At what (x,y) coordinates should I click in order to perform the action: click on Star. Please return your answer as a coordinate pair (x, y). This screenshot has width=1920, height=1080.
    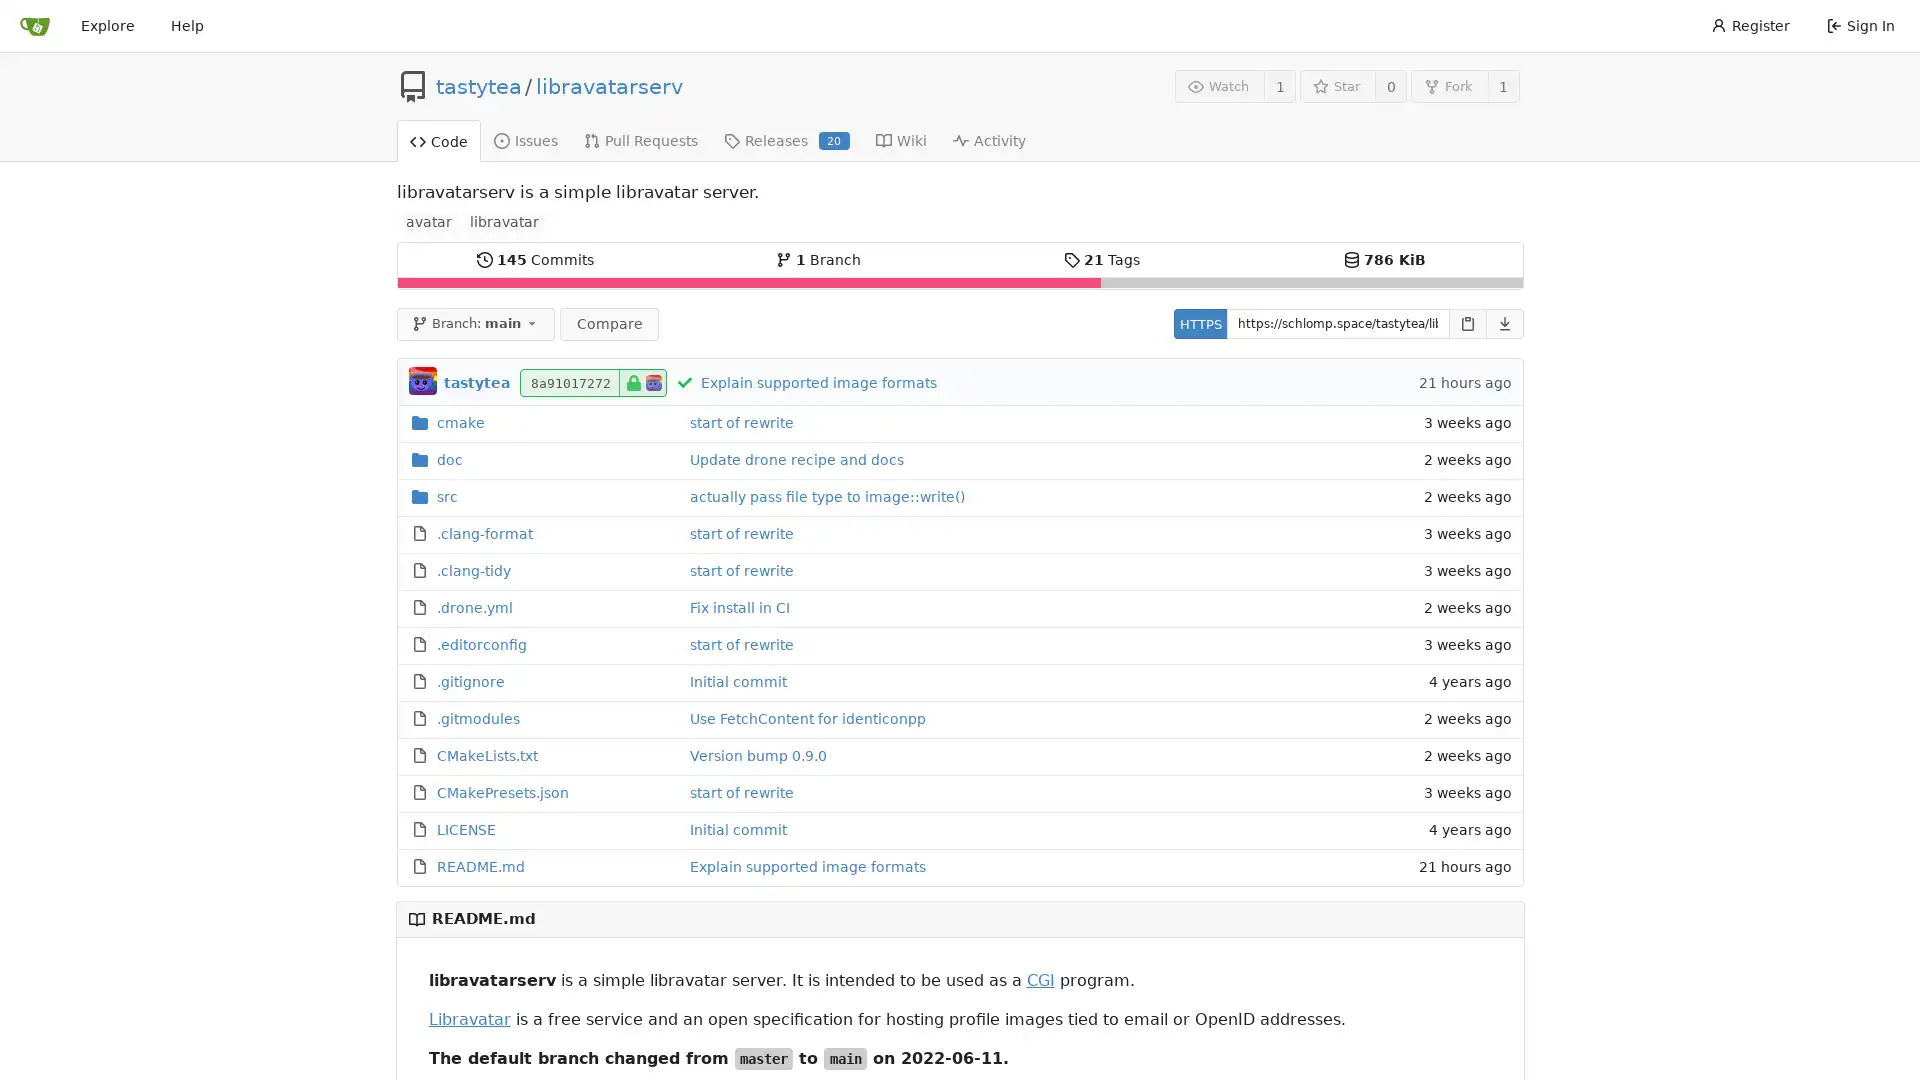
    Looking at the image, I should click on (1337, 85).